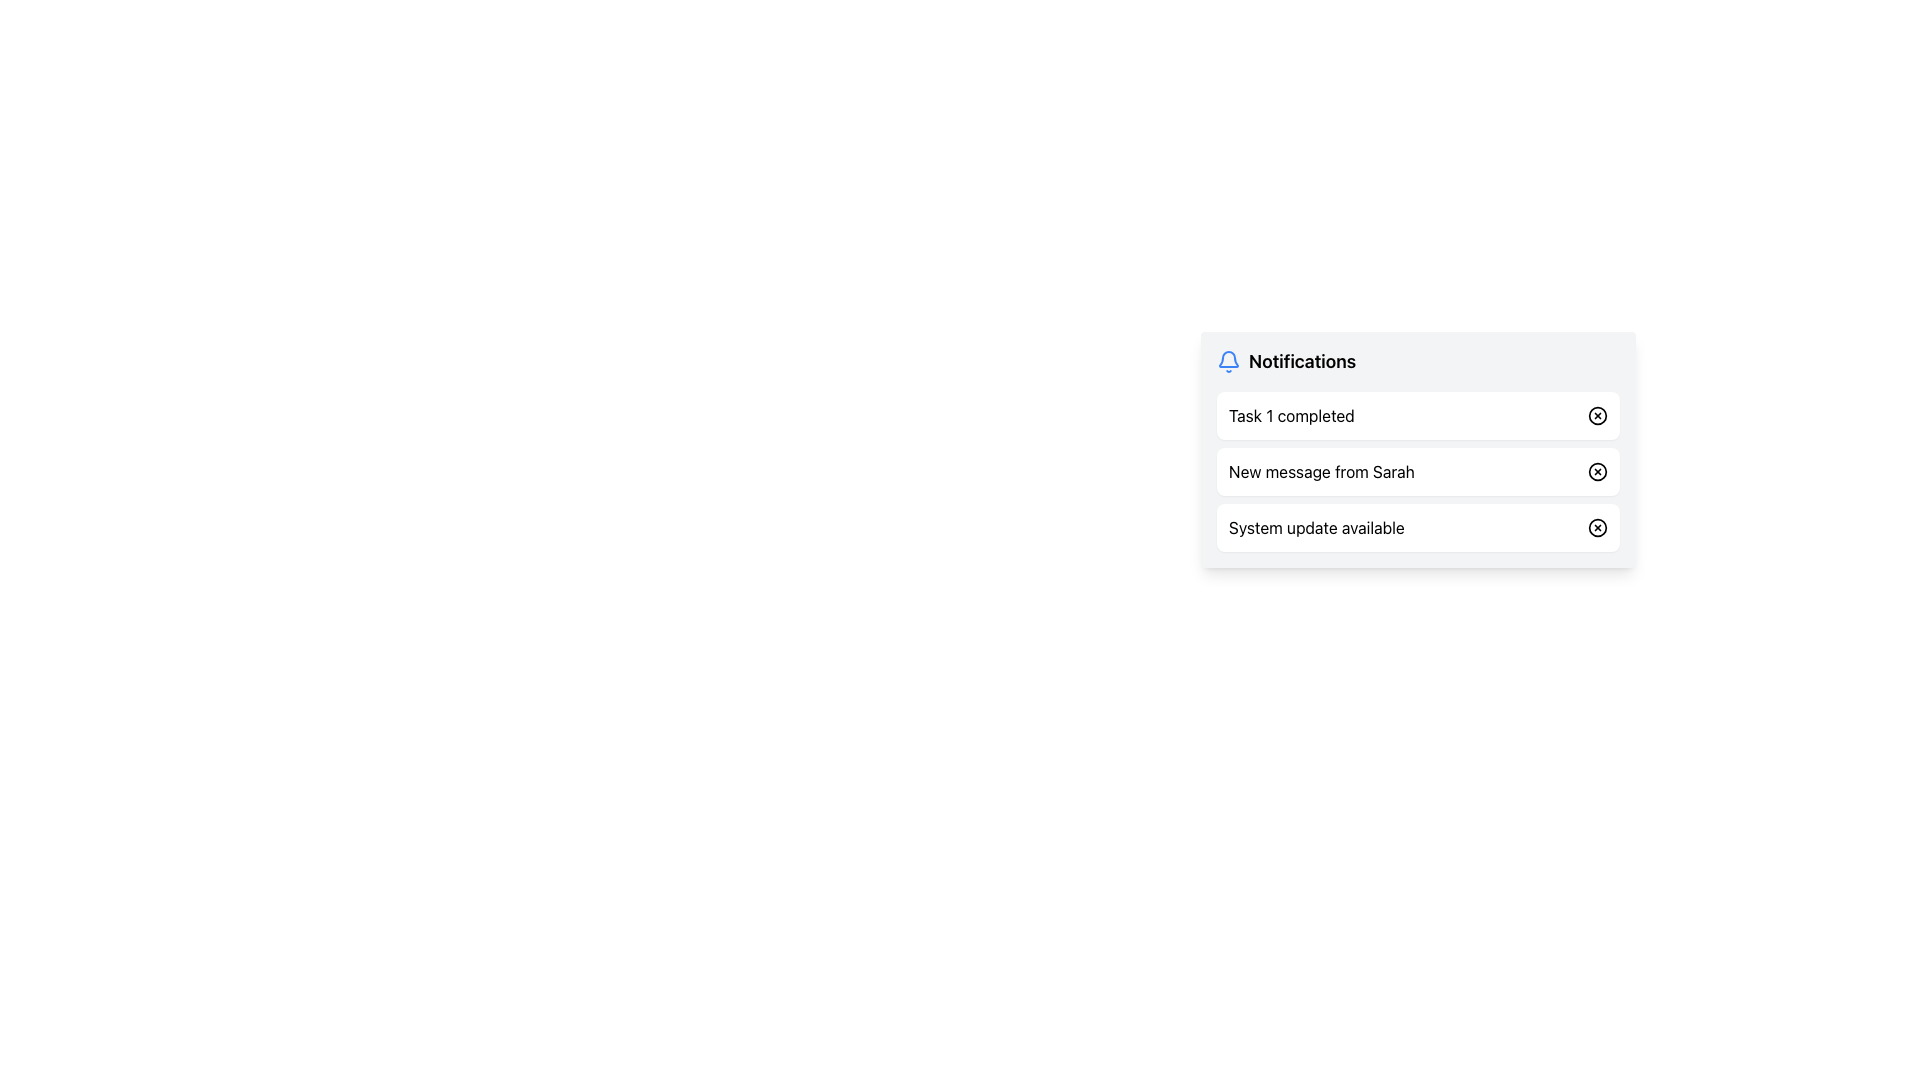  What do you see at coordinates (1227, 358) in the screenshot?
I see `the upper portion of the bell-shaped icon that signifies notifications or alerts, located to the left of the 'Notifications' heading` at bounding box center [1227, 358].